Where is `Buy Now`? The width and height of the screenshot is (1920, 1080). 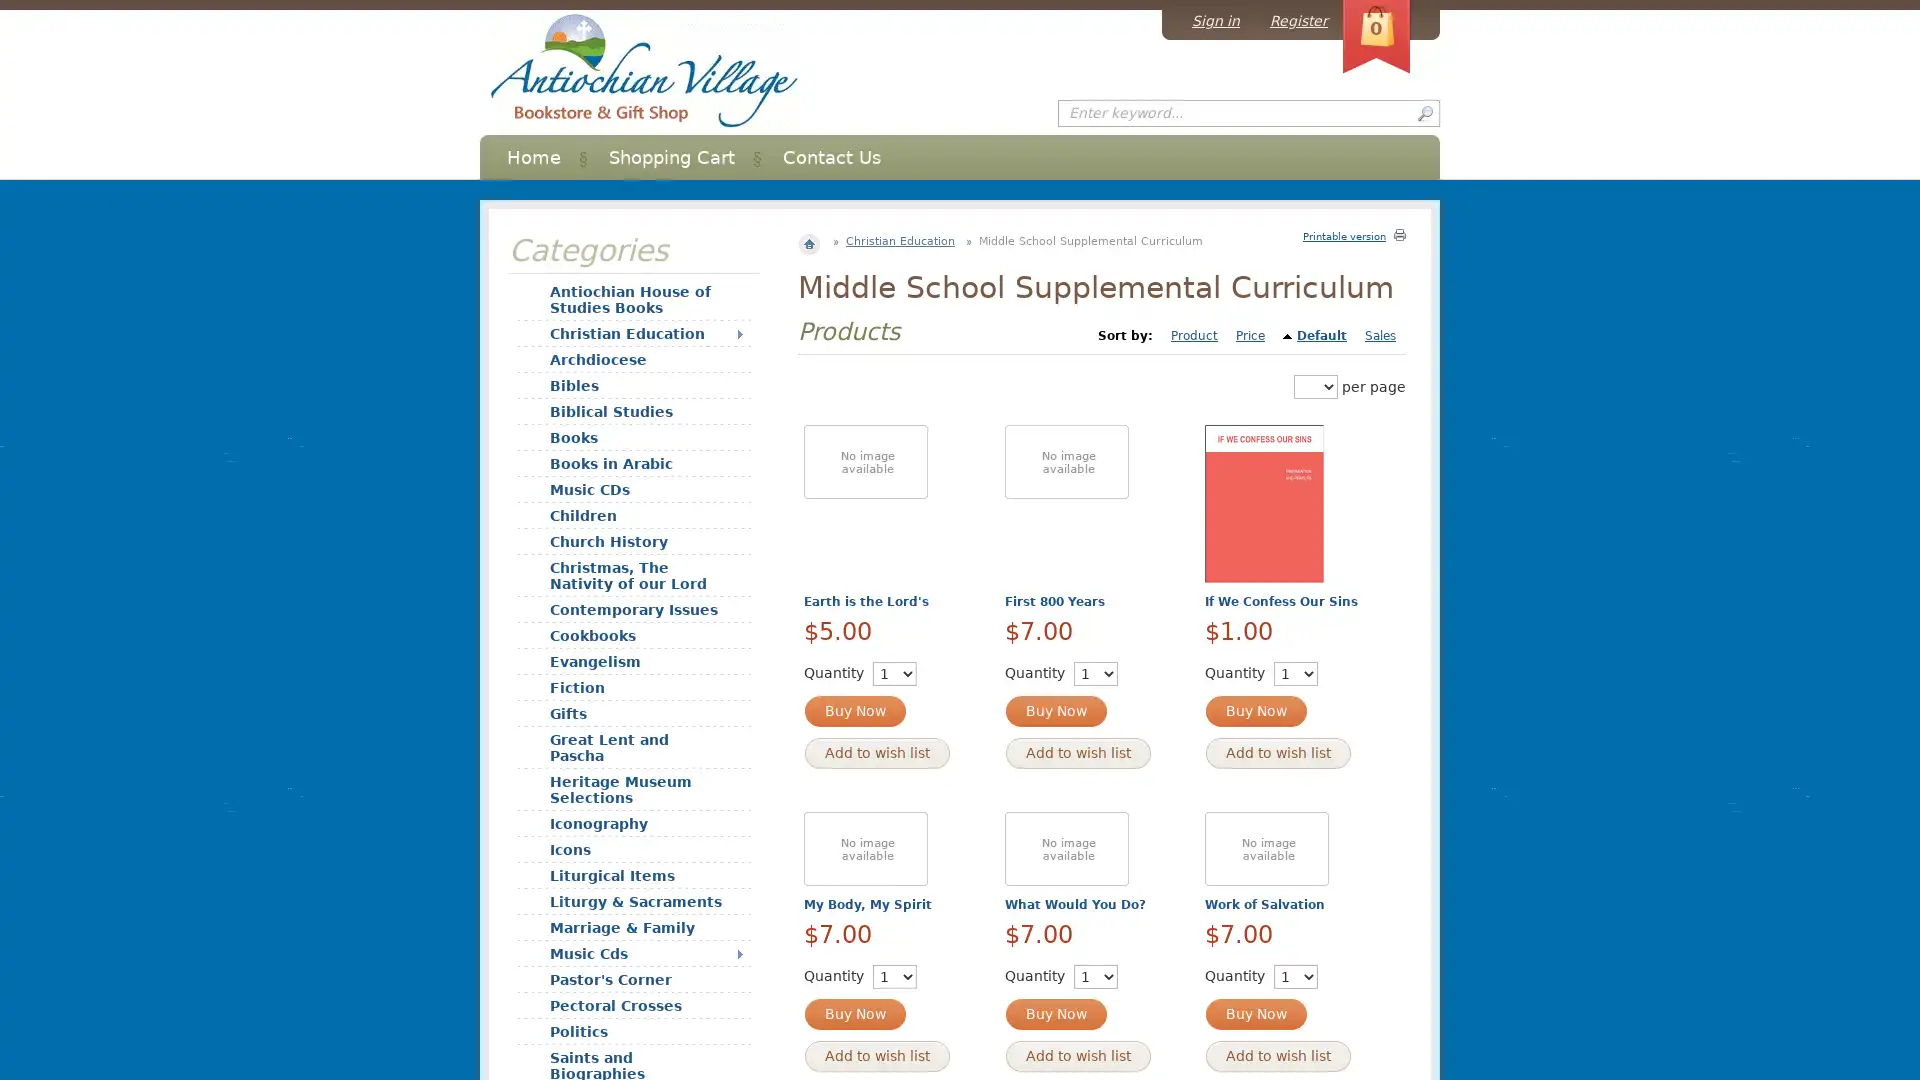 Buy Now is located at coordinates (1255, 710).